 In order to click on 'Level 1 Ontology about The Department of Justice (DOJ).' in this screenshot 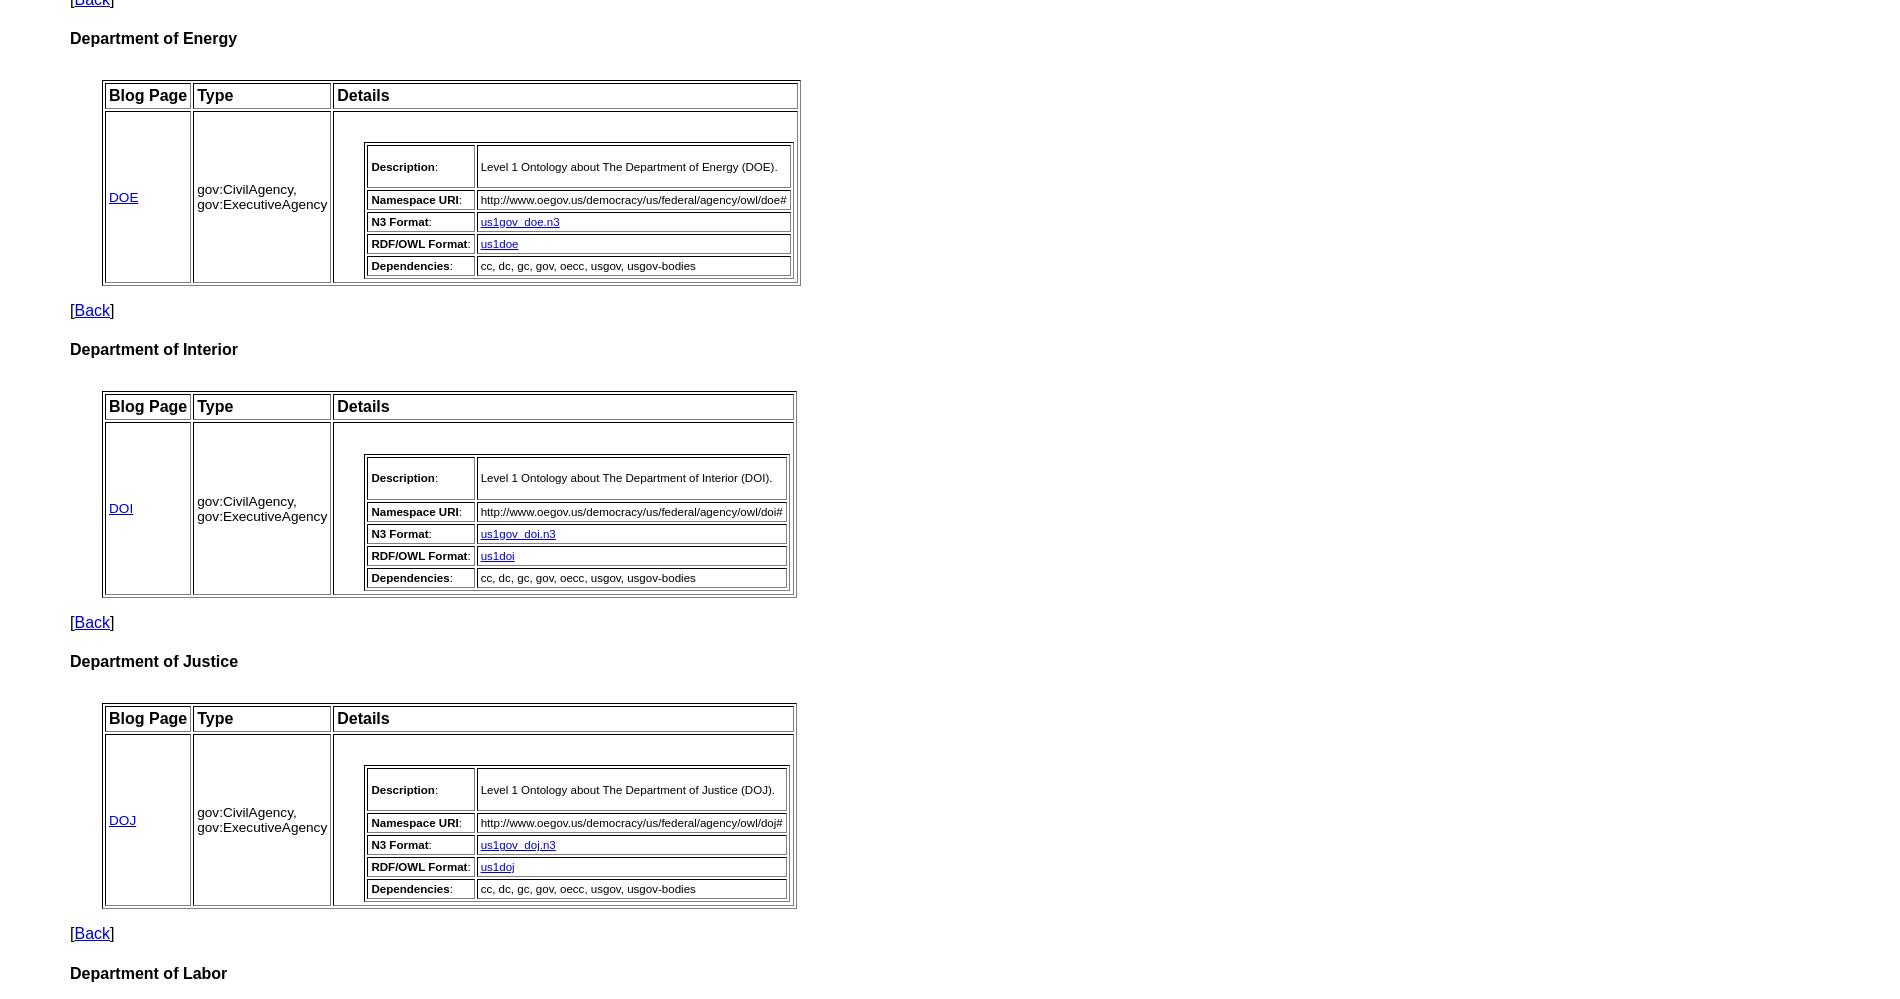, I will do `click(627, 789)`.